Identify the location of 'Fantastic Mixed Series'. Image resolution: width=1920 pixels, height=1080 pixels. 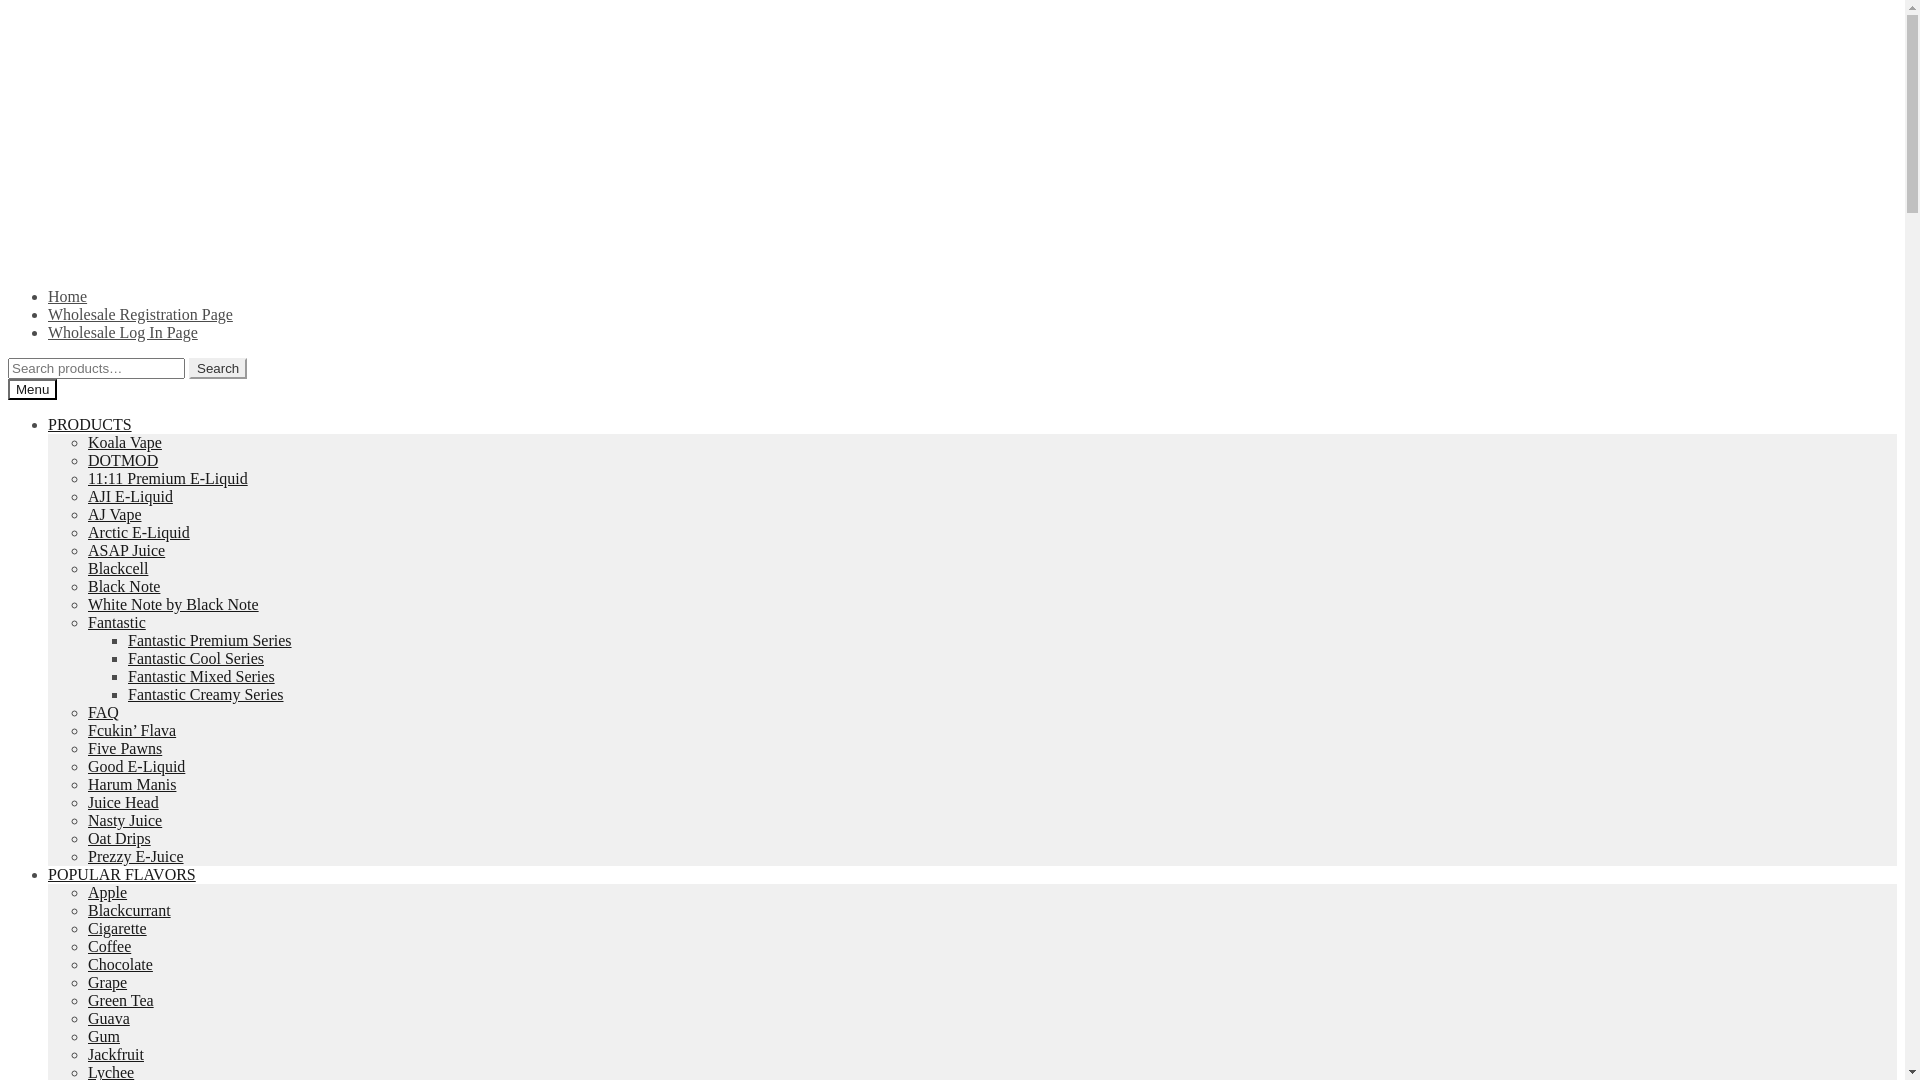
(201, 675).